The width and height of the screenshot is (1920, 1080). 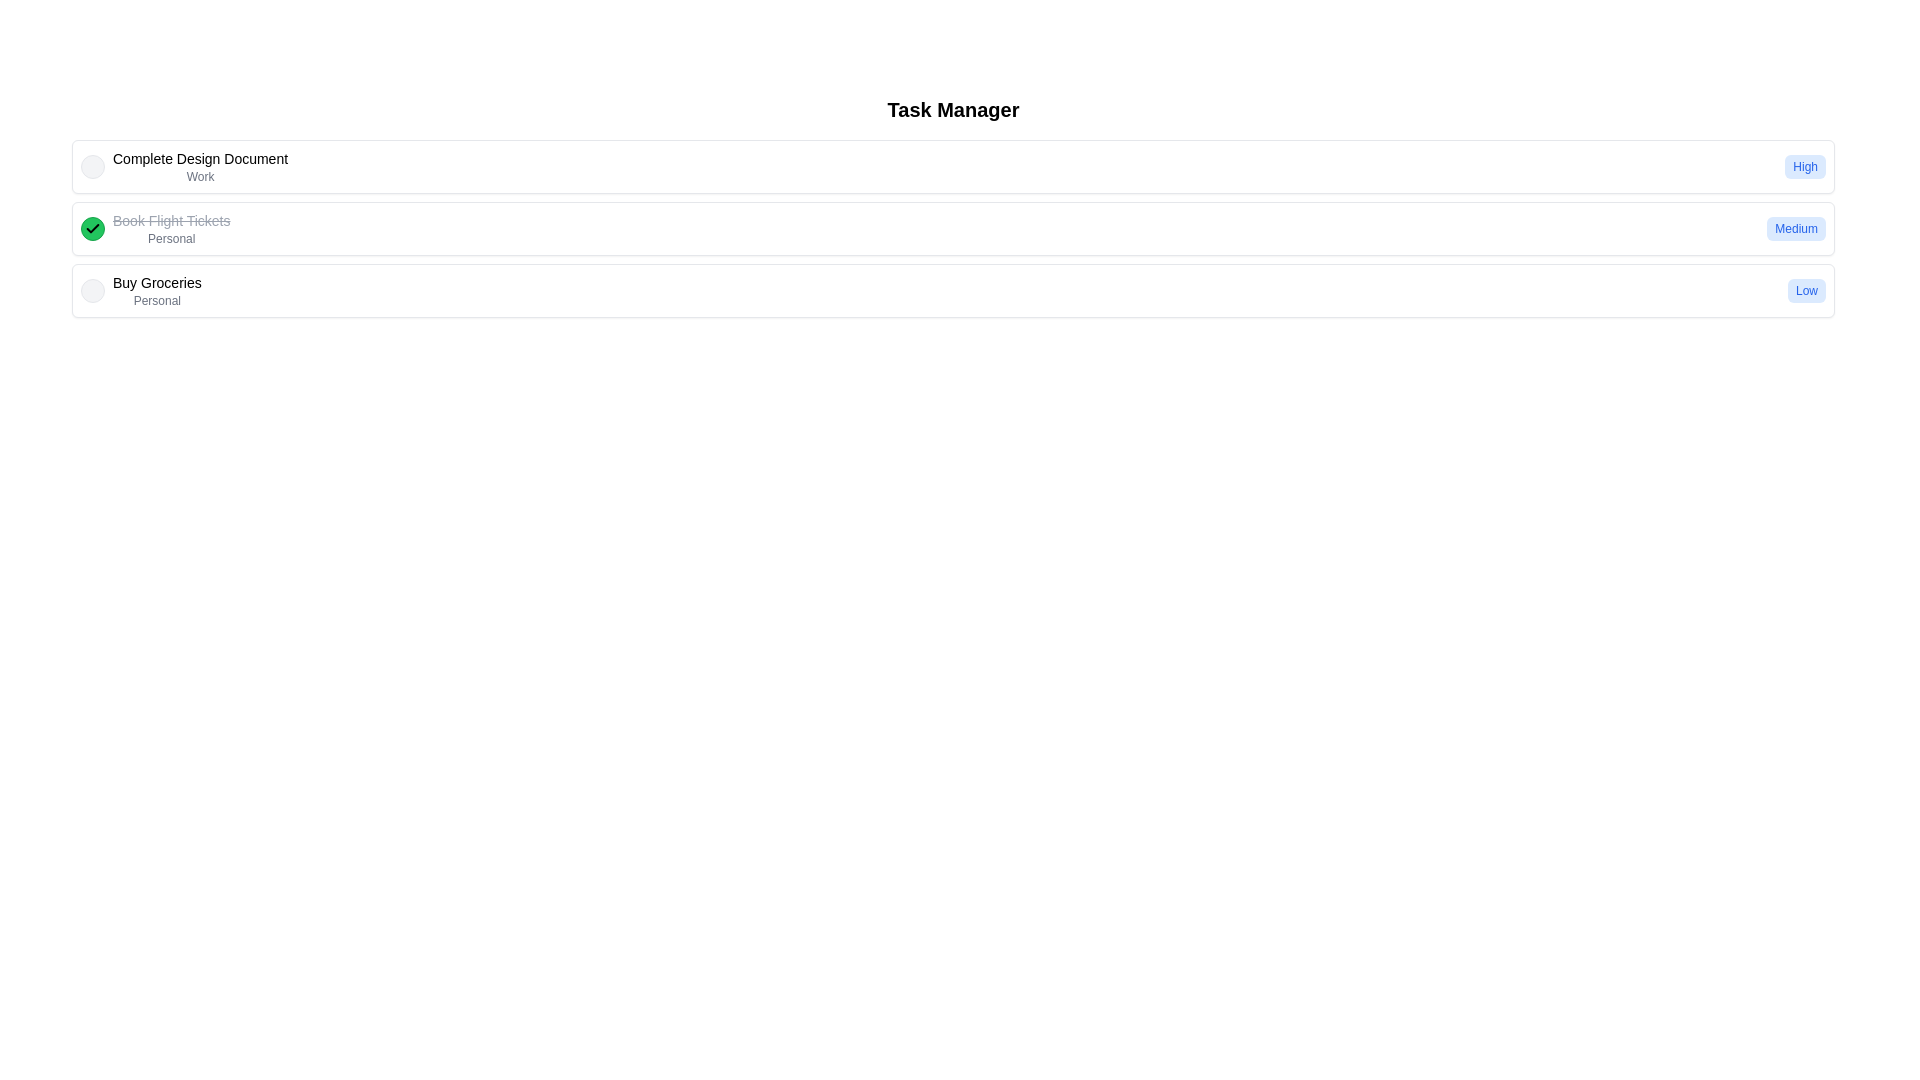 What do you see at coordinates (154, 227) in the screenshot?
I see `the green circular checkmark icon of the completed task 'Book Flight Tickets' in the to-do list` at bounding box center [154, 227].